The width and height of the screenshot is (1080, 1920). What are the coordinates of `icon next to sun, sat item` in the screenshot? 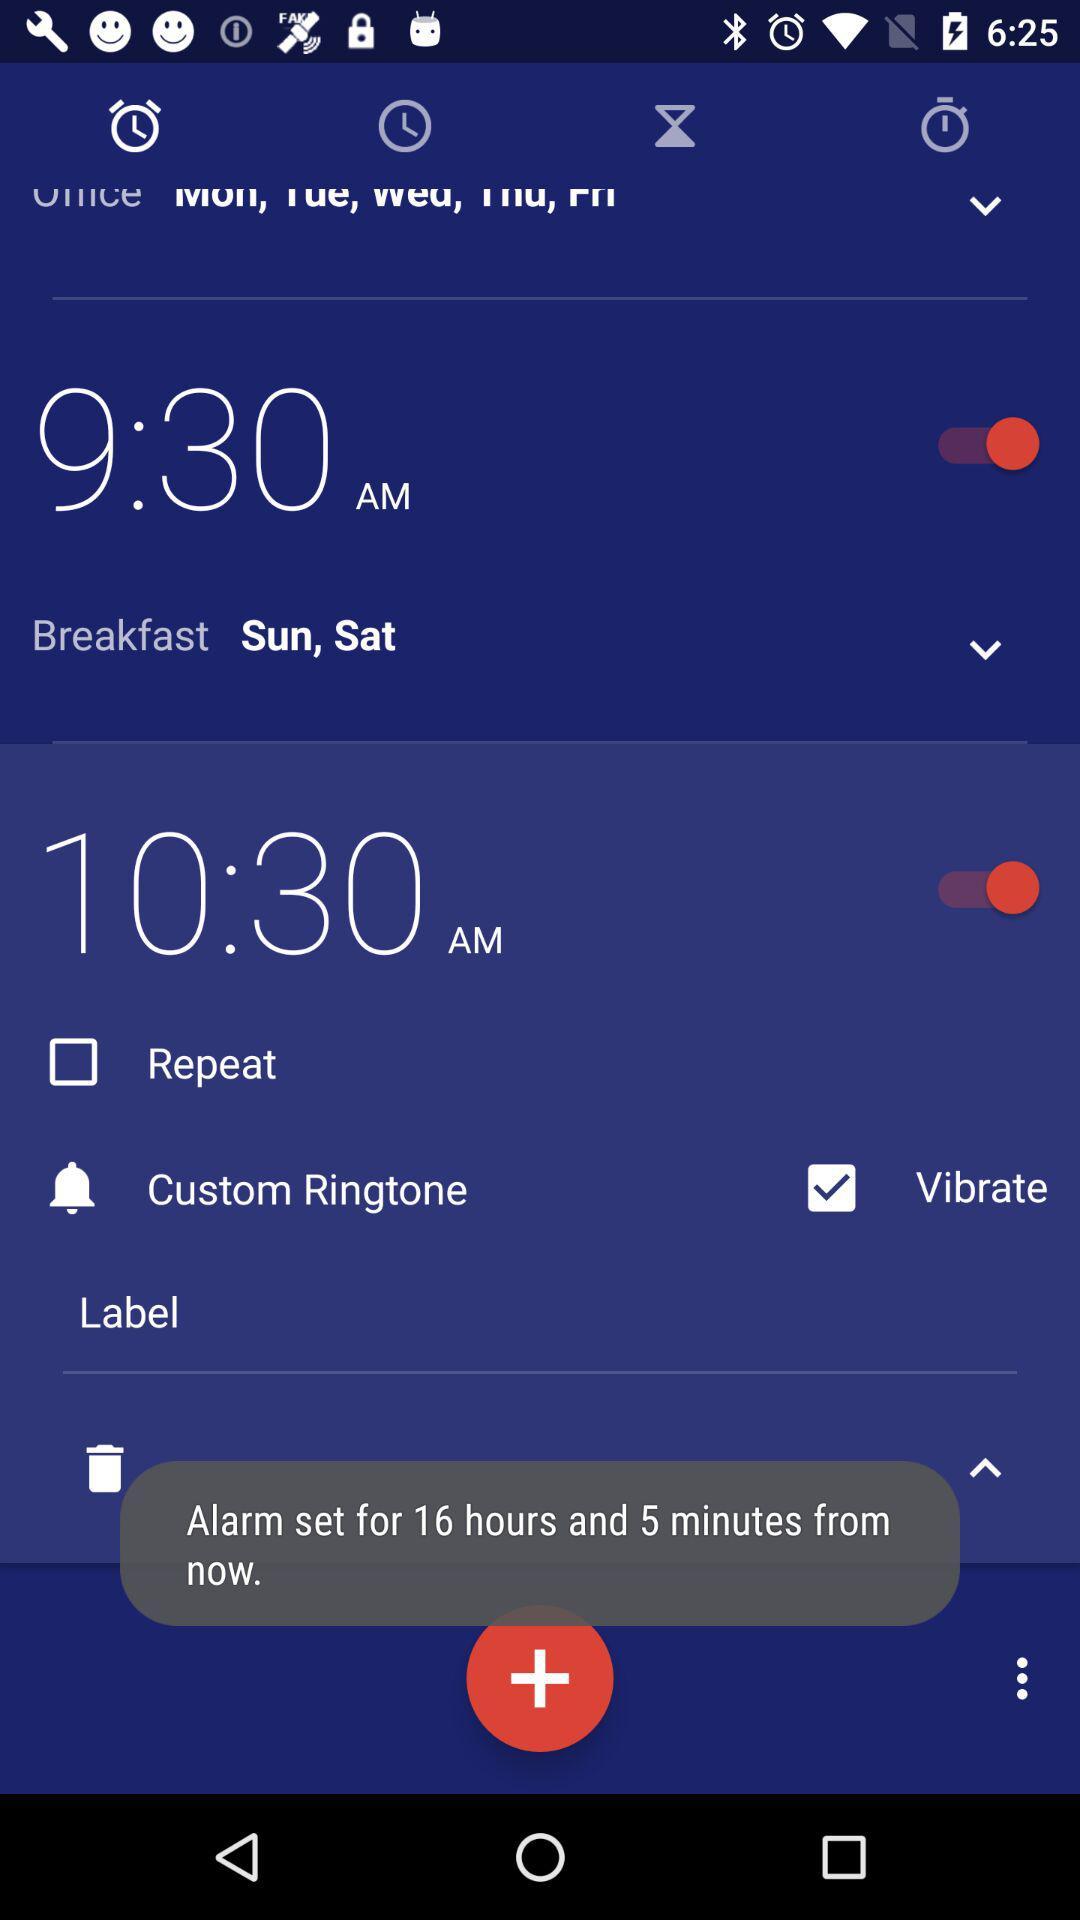 It's located at (135, 632).